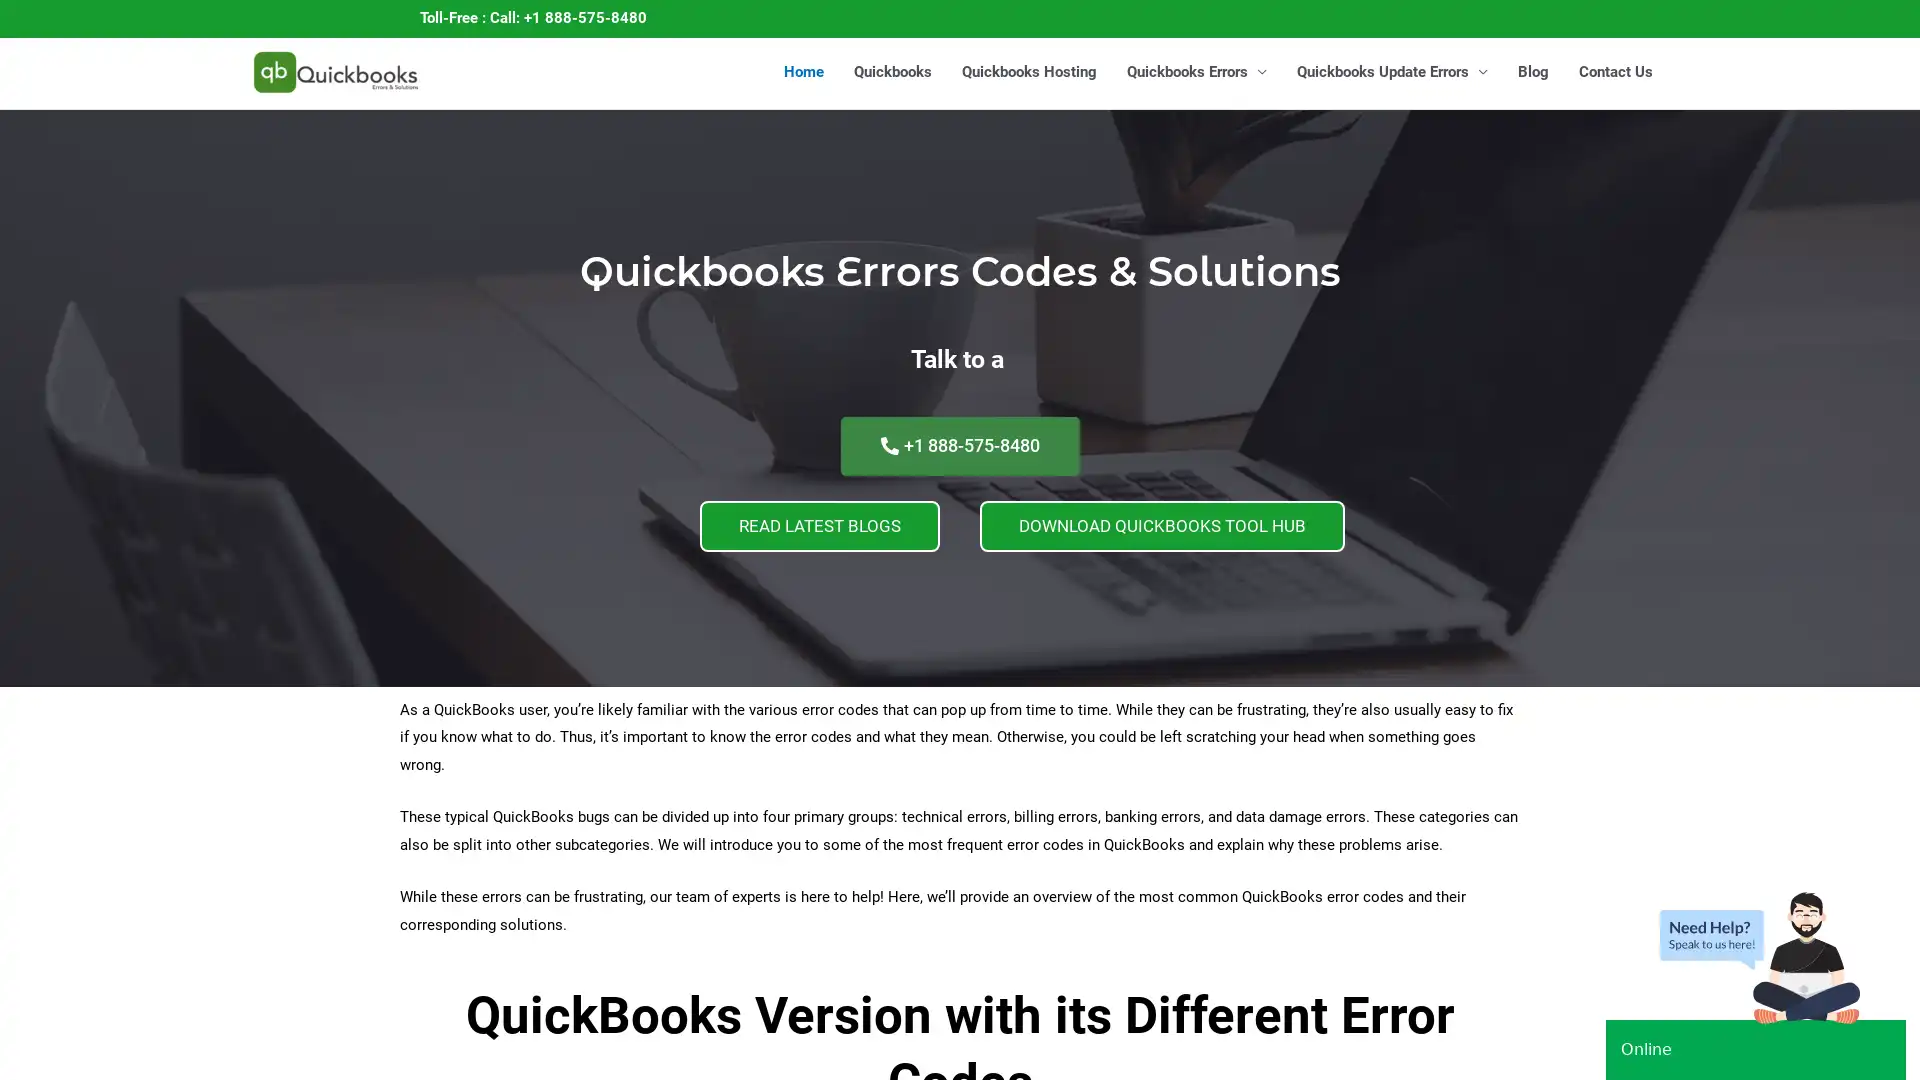 The image size is (1920, 1080). I want to click on READ LATEST BLOGS, so click(820, 524).